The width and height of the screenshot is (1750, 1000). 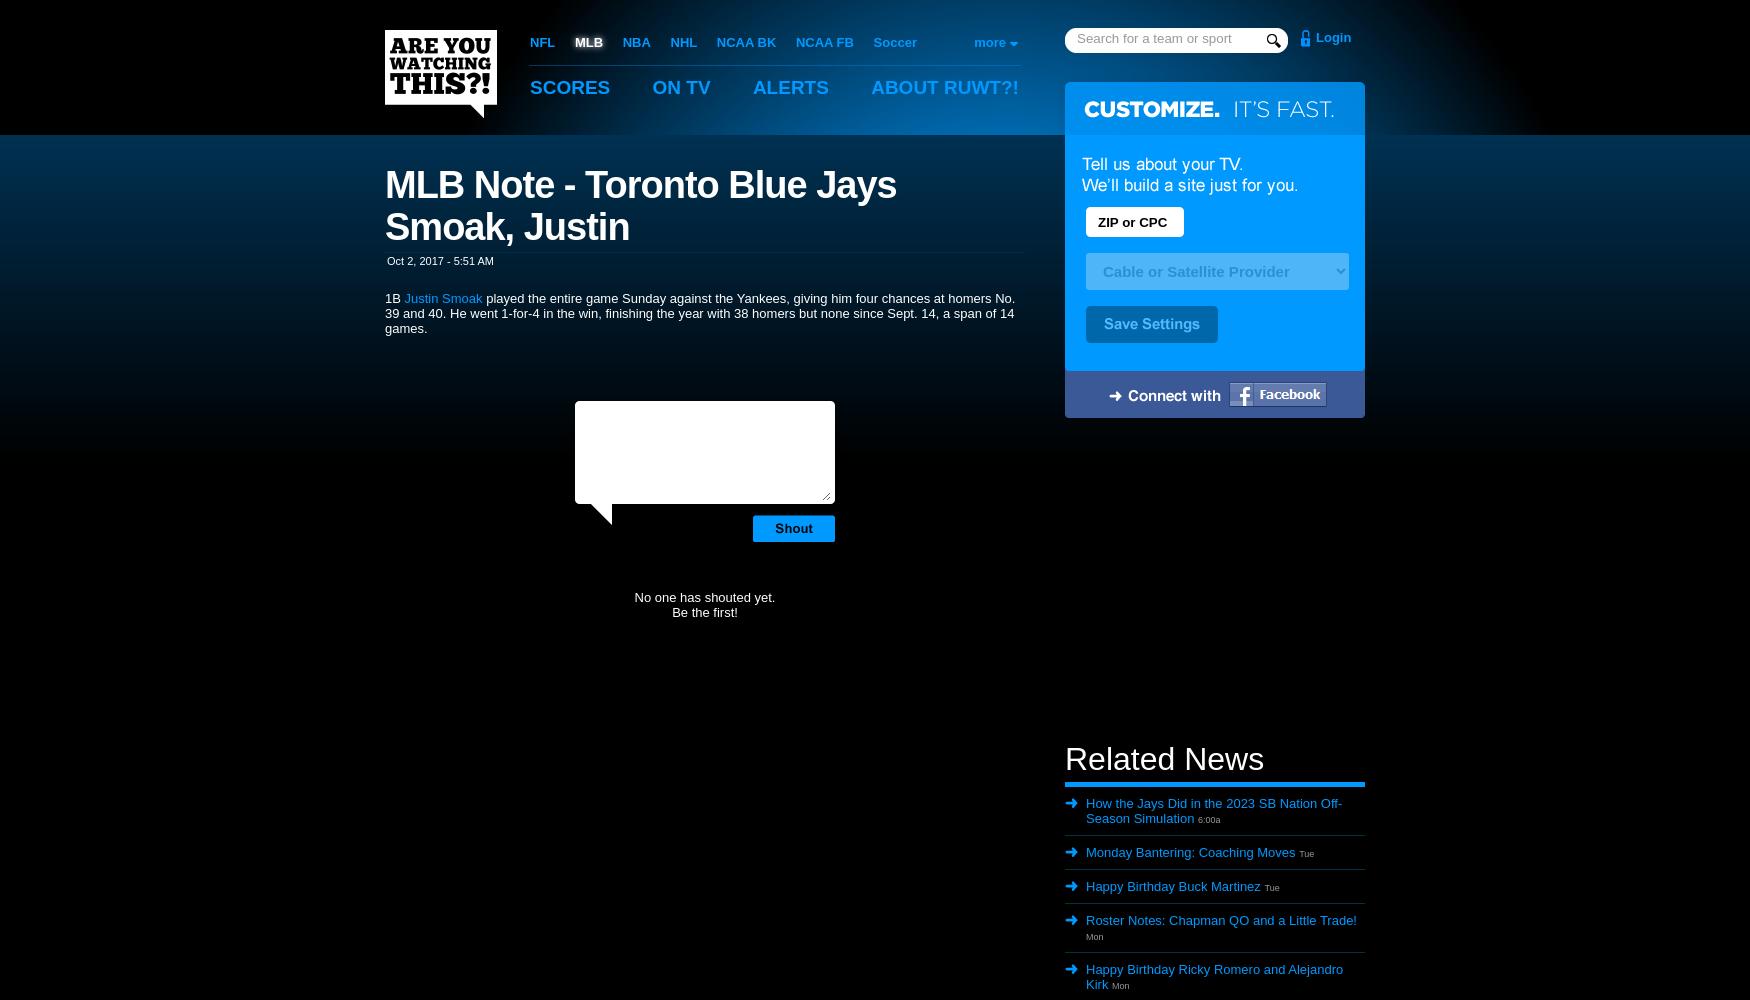 I want to click on 'more', so click(x=974, y=42).